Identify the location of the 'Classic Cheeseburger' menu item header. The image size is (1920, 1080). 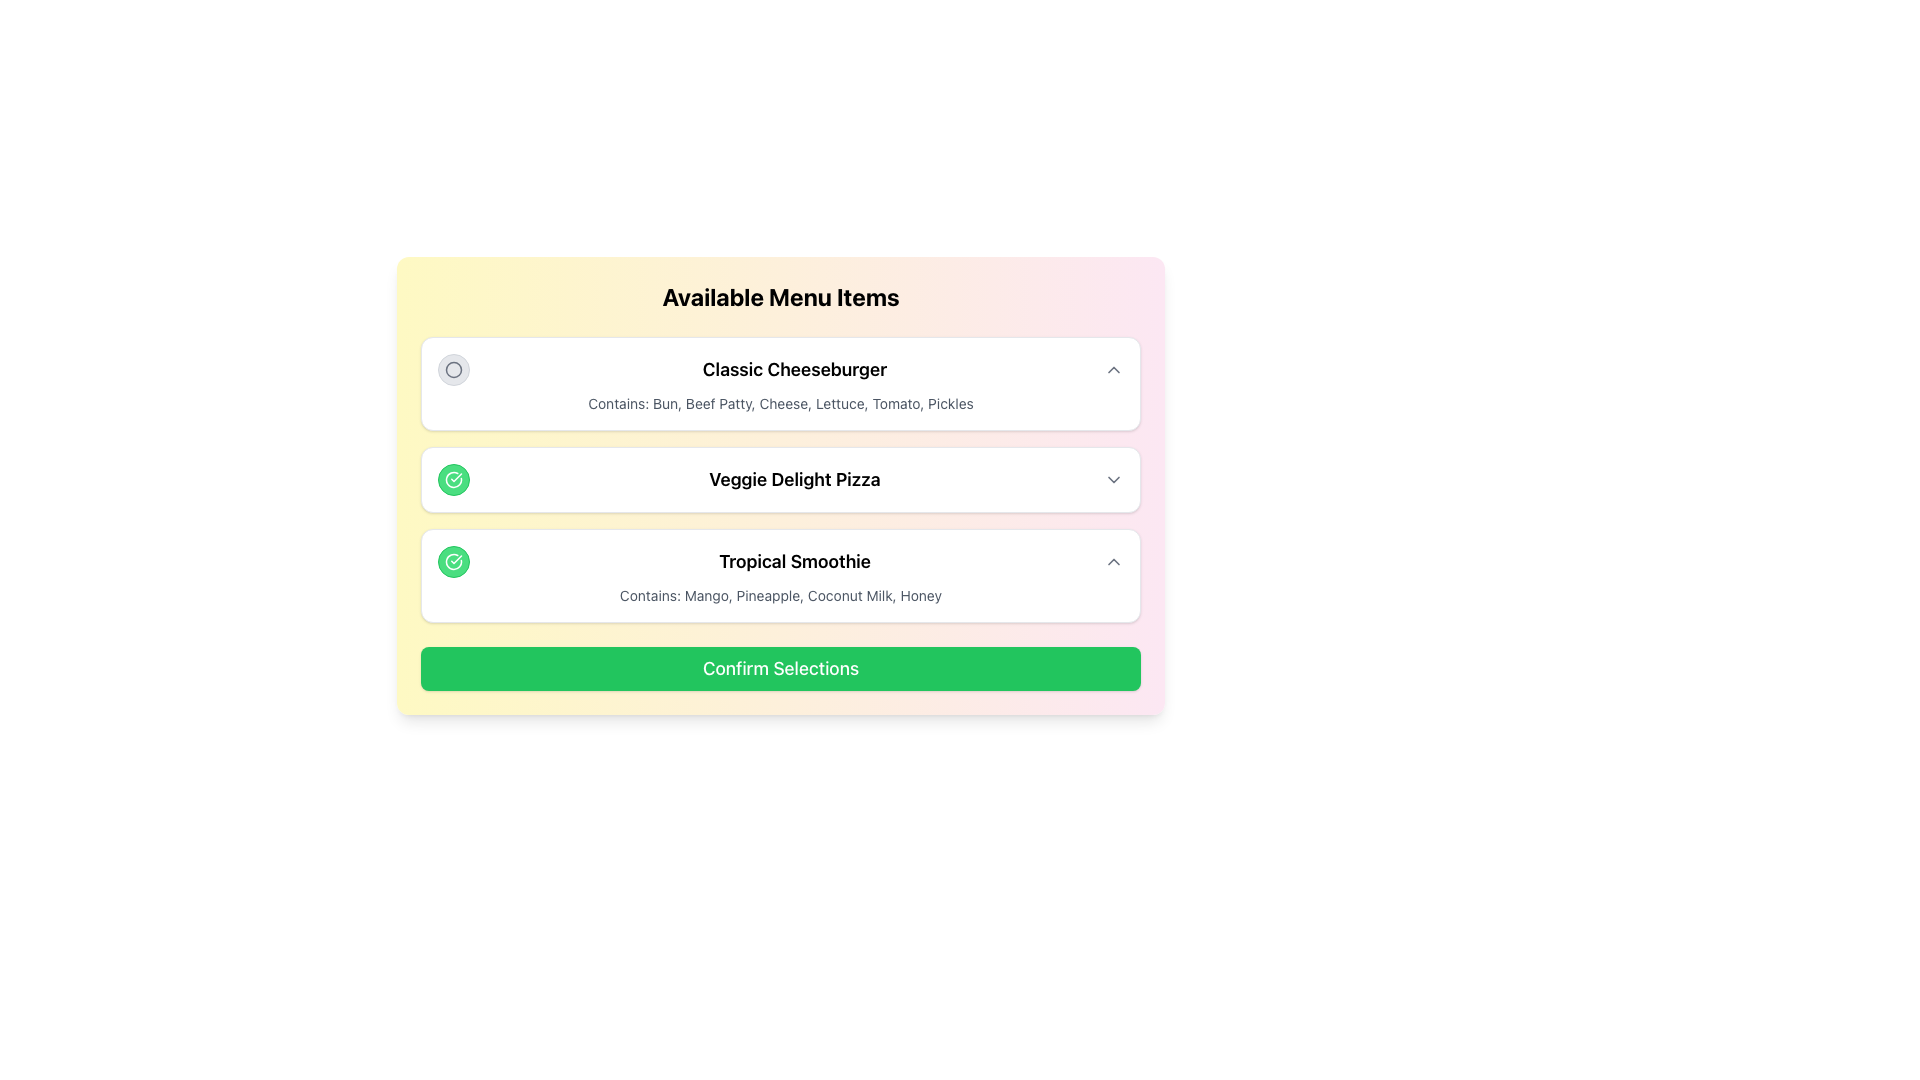
(780, 370).